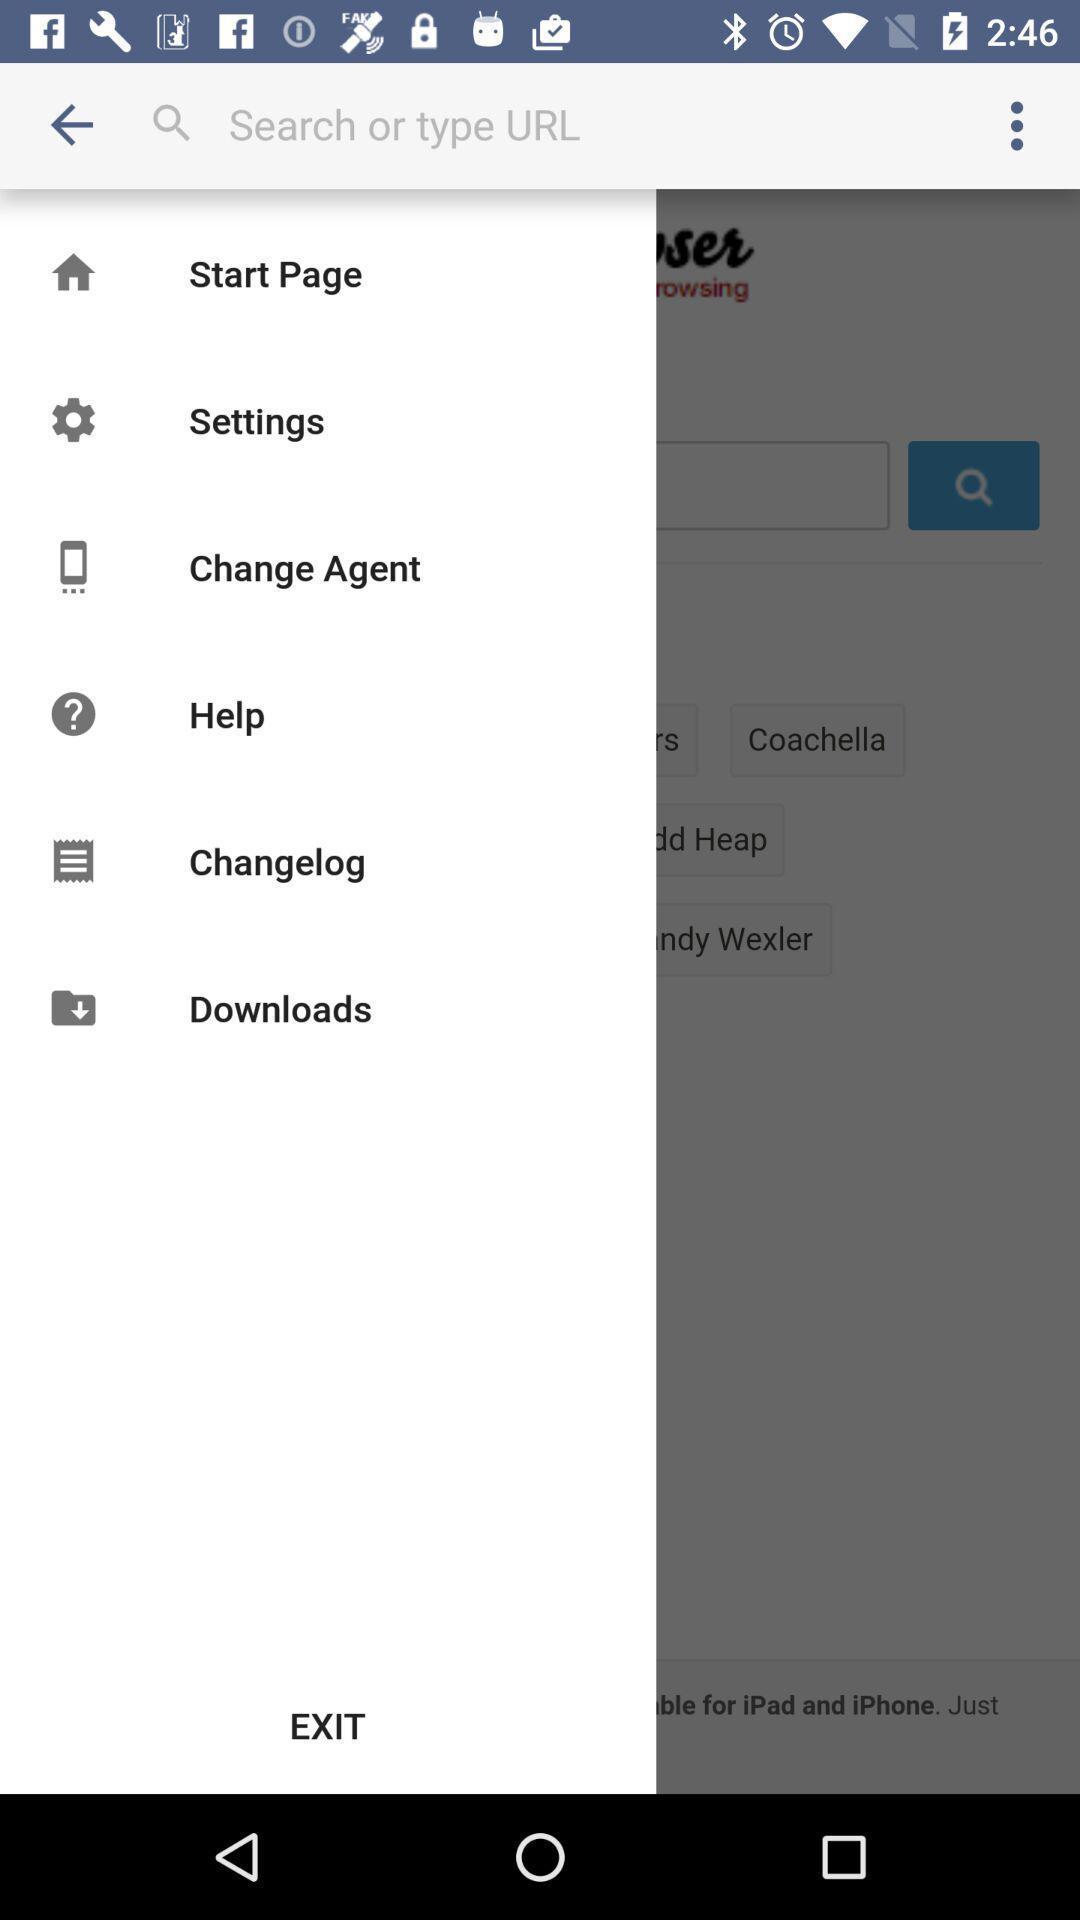 The image size is (1080, 1920). What do you see at coordinates (226, 714) in the screenshot?
I see `icon below change agent item` at bounding box center [226, 714].